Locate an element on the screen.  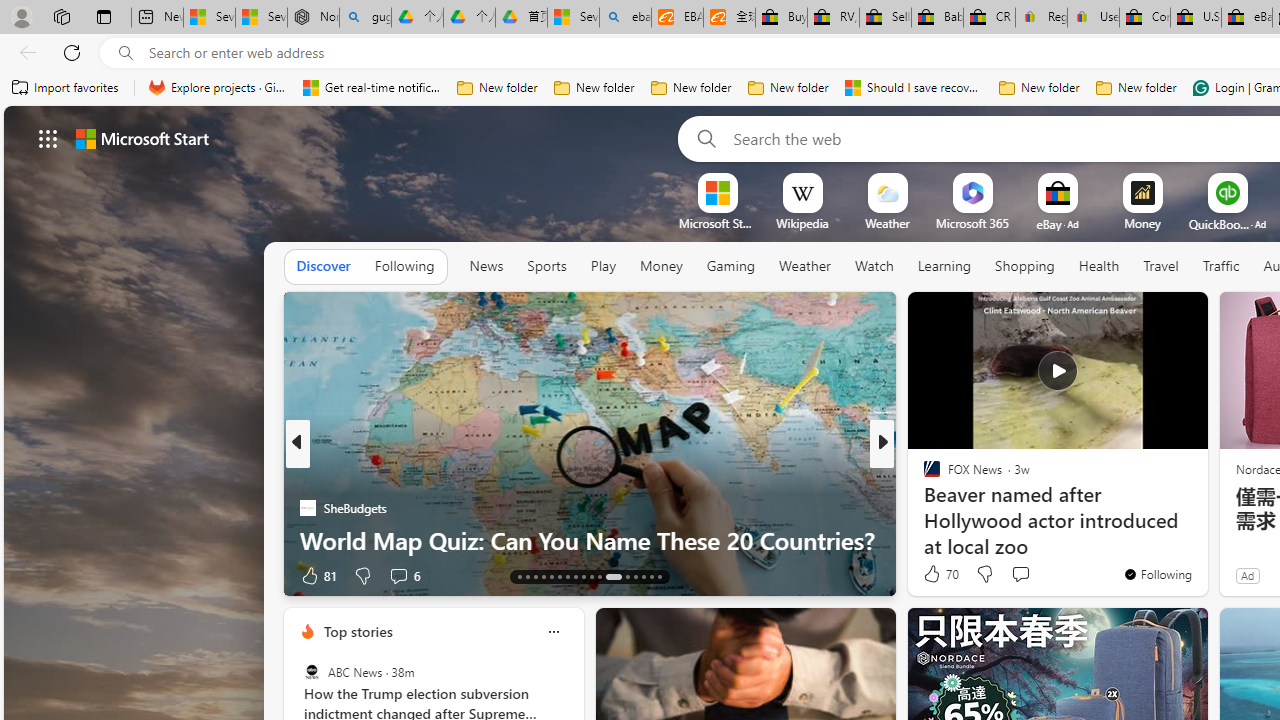
'U.S. State Privacy Disclosures - eBay Inc.' is located at coordinates (1196, 17).